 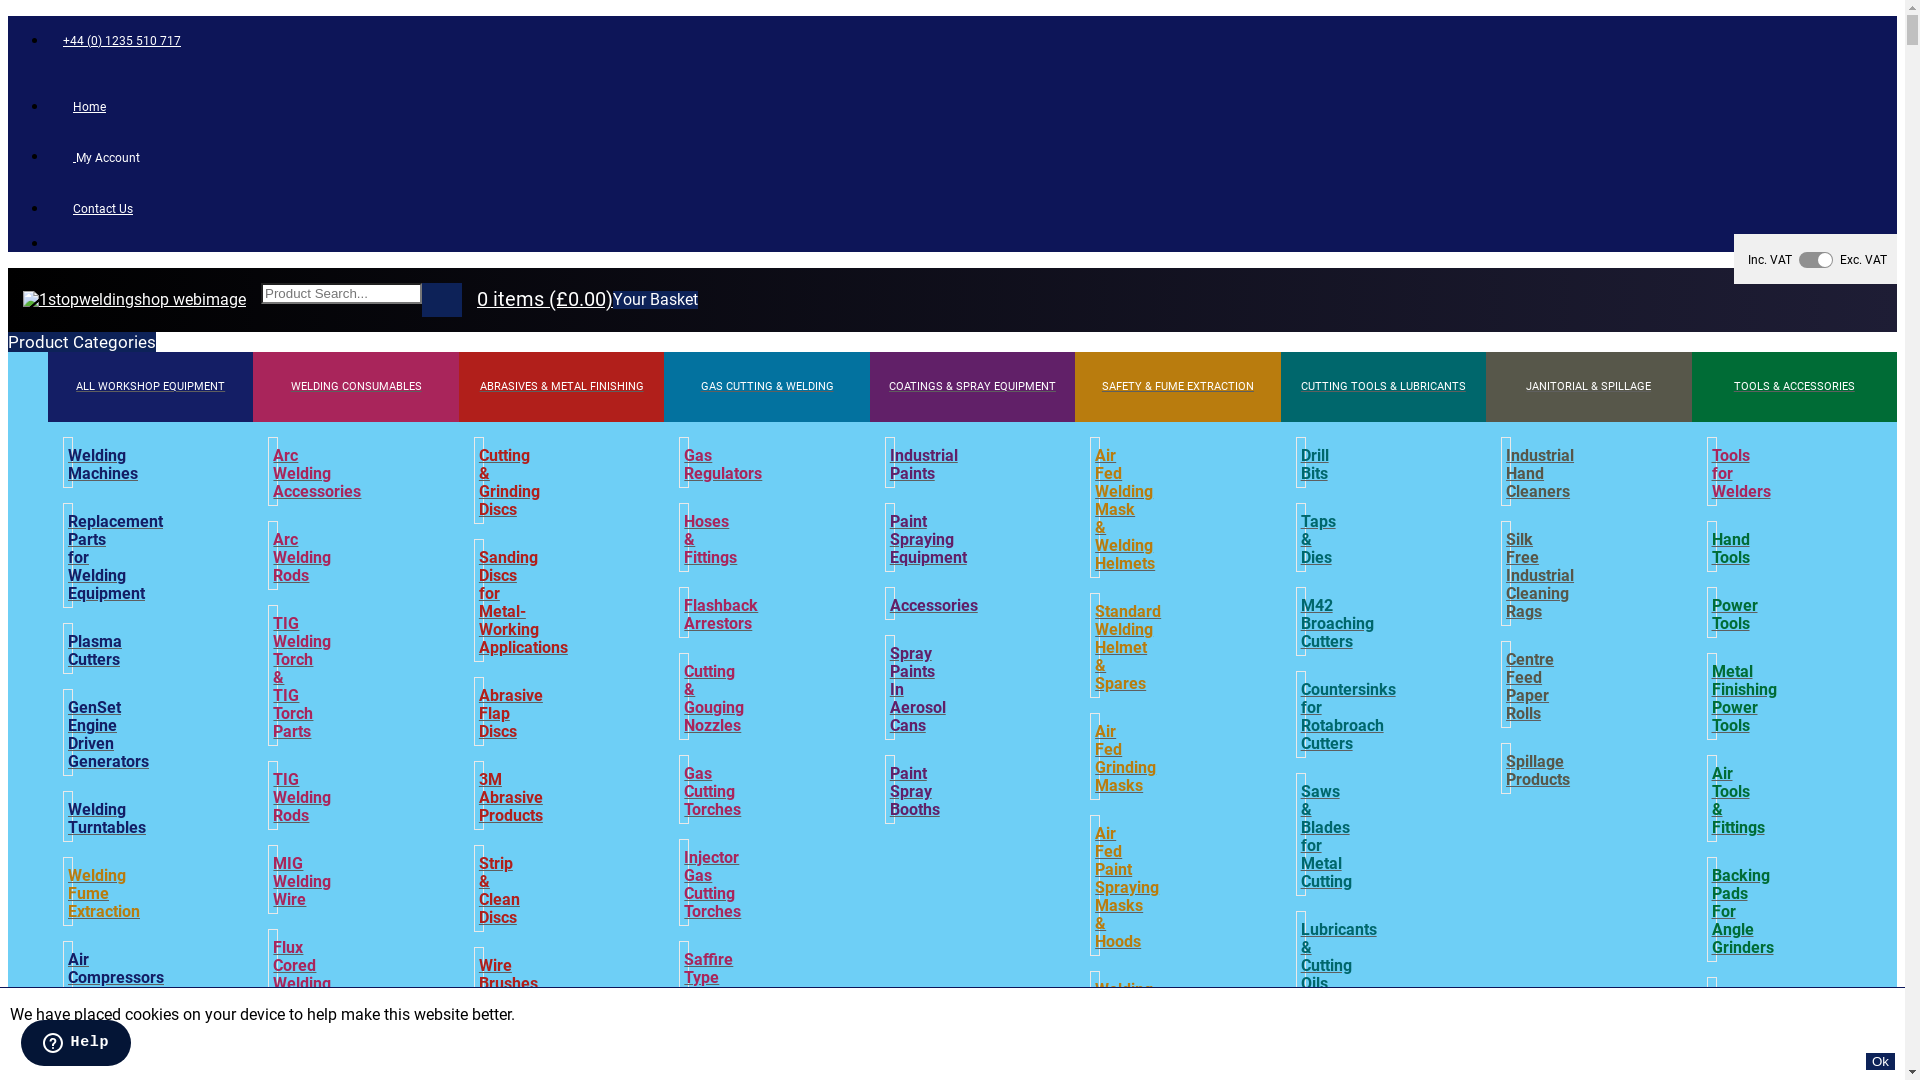 I want to click on 'Power Tools', so click(x=1711, y=613).